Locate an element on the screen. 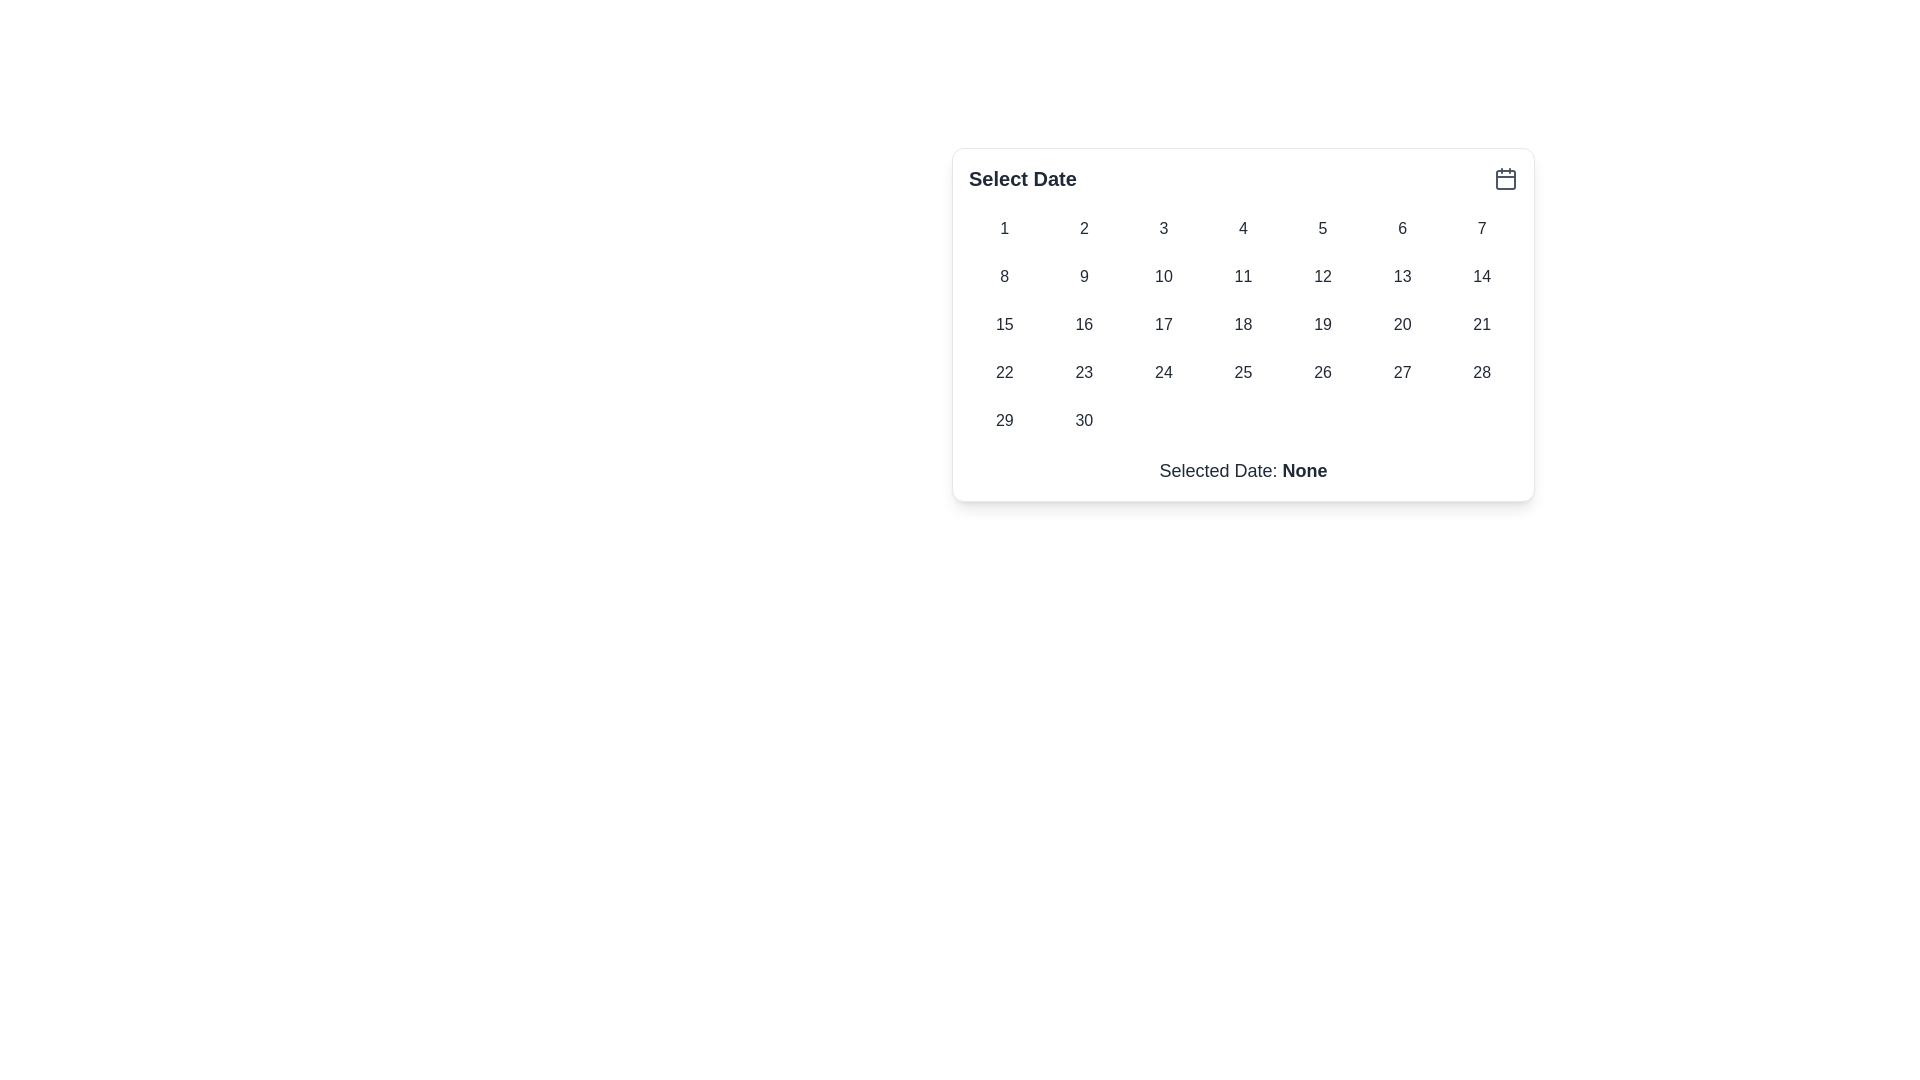  the selectable date button '29' in the calendar grid is located at coordinates (1004, 419).